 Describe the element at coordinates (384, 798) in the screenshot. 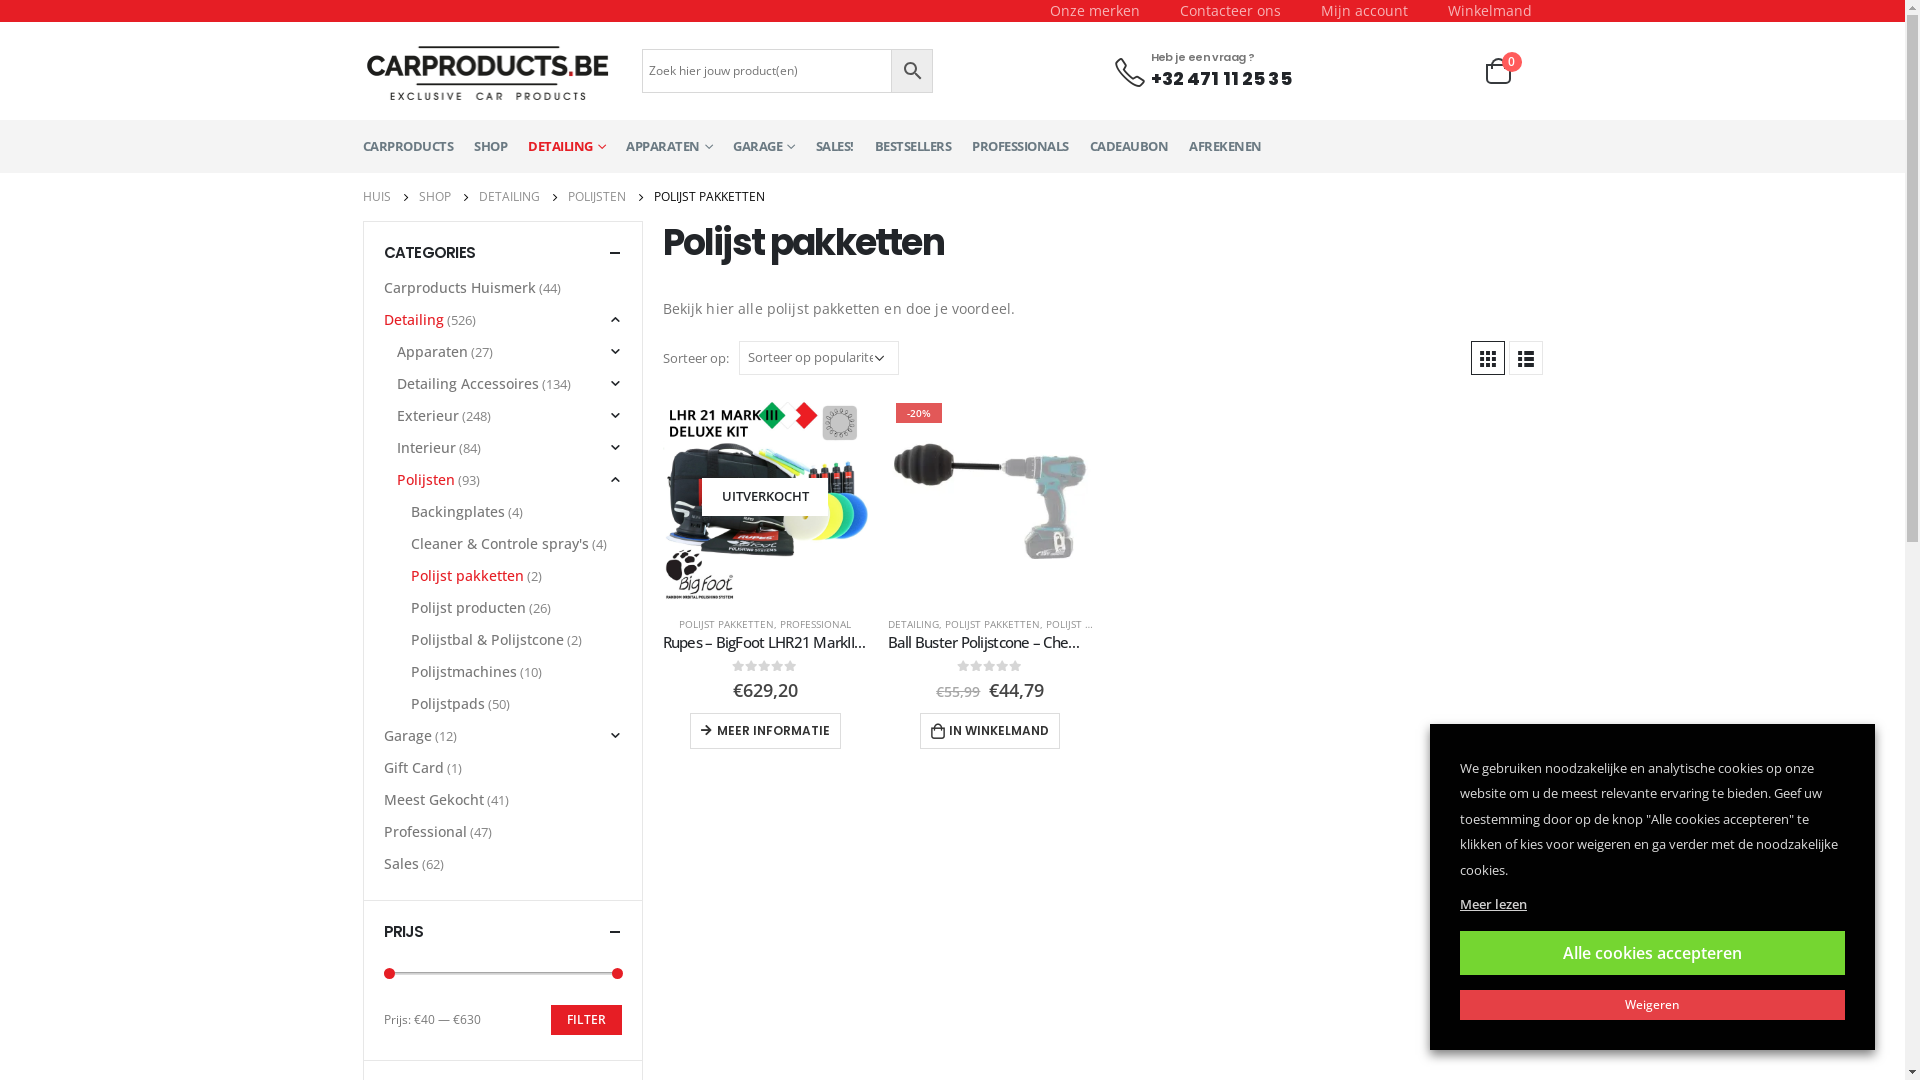

I see `'Meest Gekocht'` at that location.